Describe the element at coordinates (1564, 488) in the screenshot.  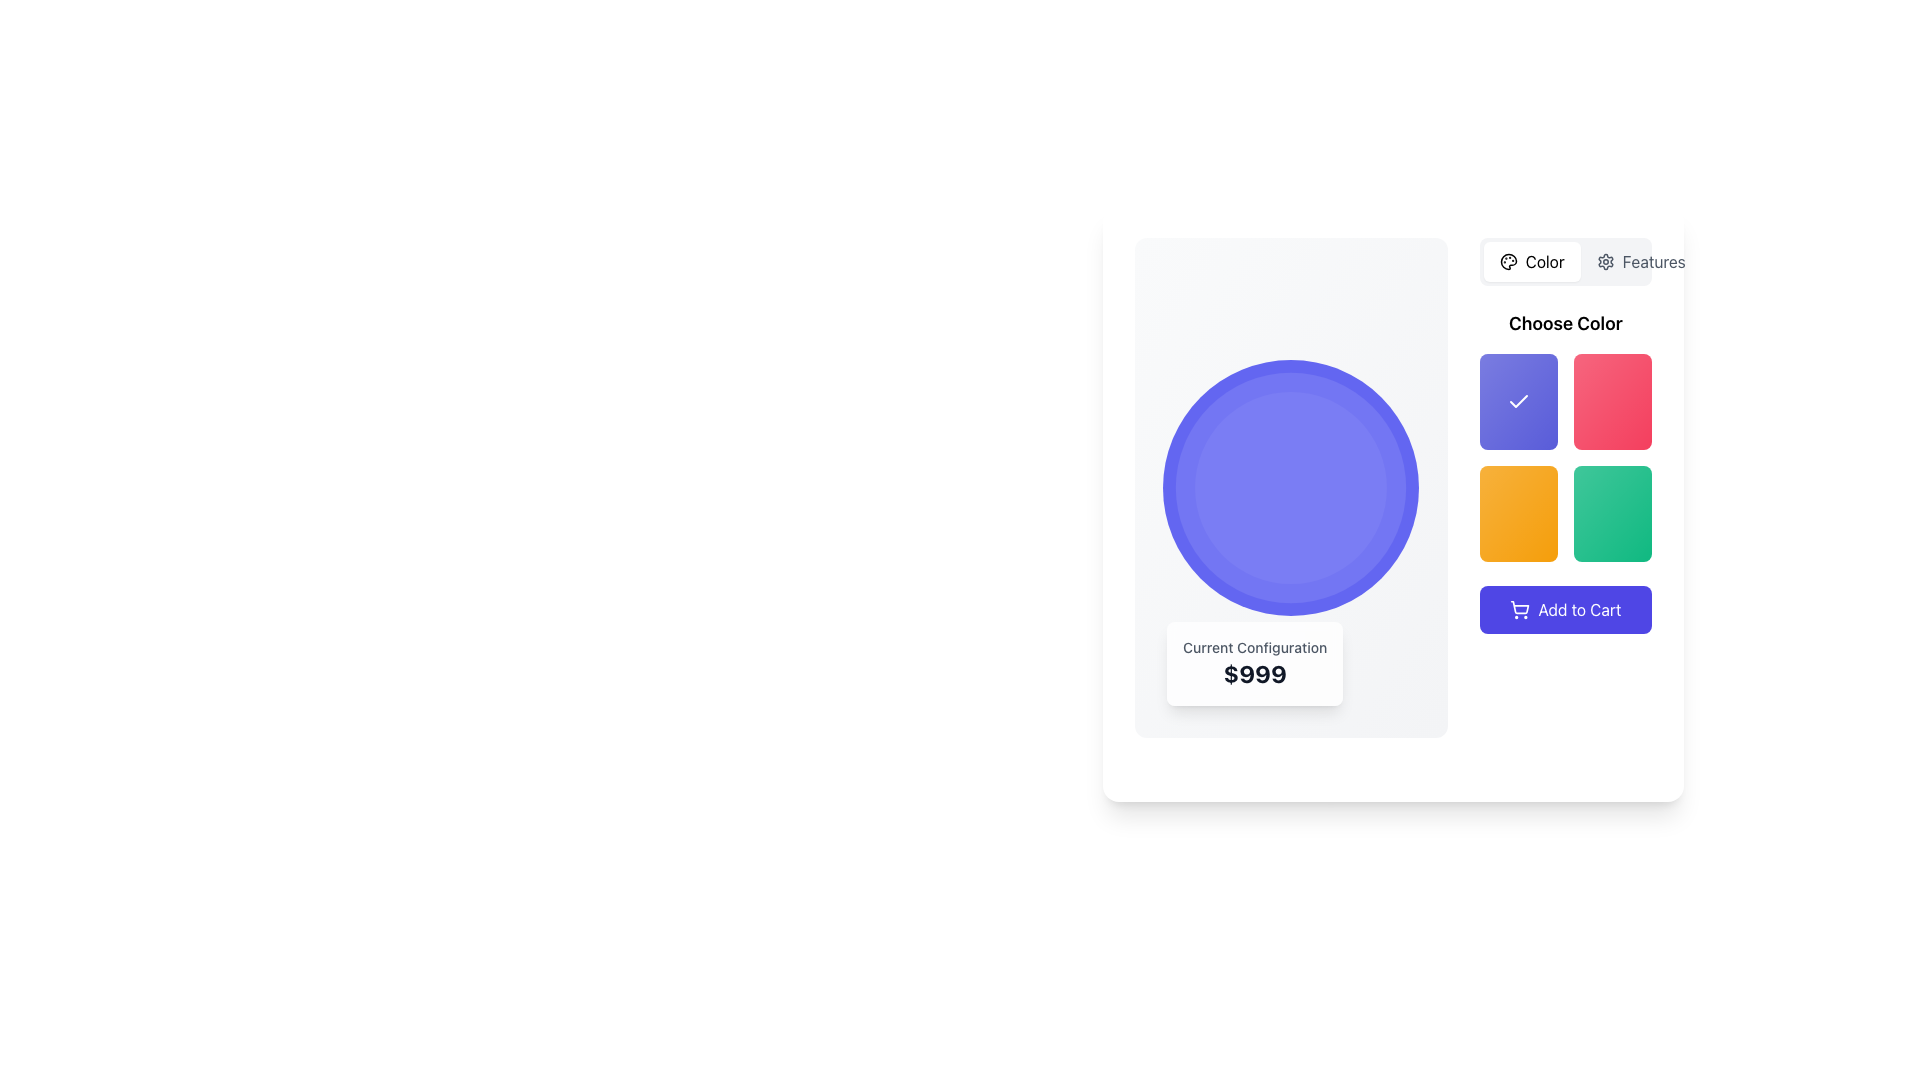
I see `the selectable color option button located in the 'Choose Color' section of the right panel, which is the leftmost item in the second row of color options` at that location.